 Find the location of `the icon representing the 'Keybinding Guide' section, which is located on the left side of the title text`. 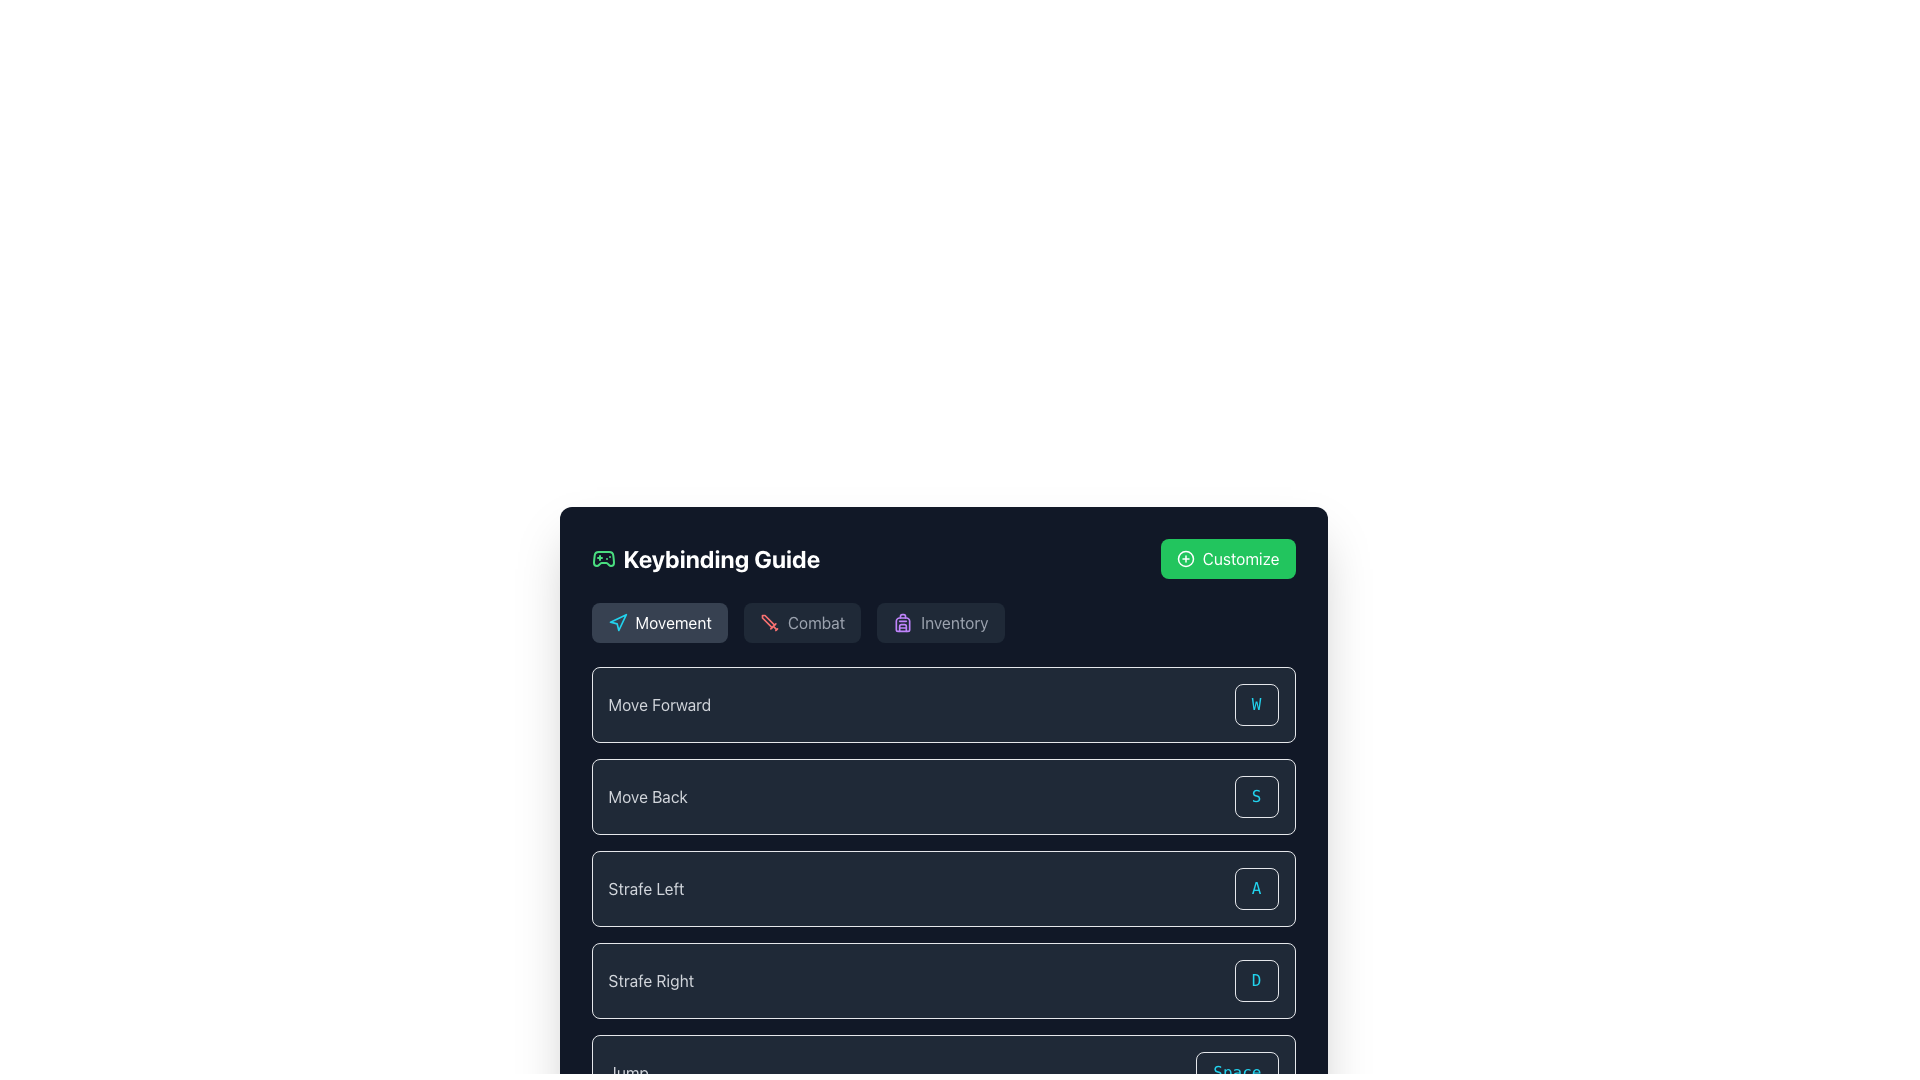

the icon representing the 'Keybinding Guide' section, which is located on the left side of the title text is located at coordinates (602, 559).